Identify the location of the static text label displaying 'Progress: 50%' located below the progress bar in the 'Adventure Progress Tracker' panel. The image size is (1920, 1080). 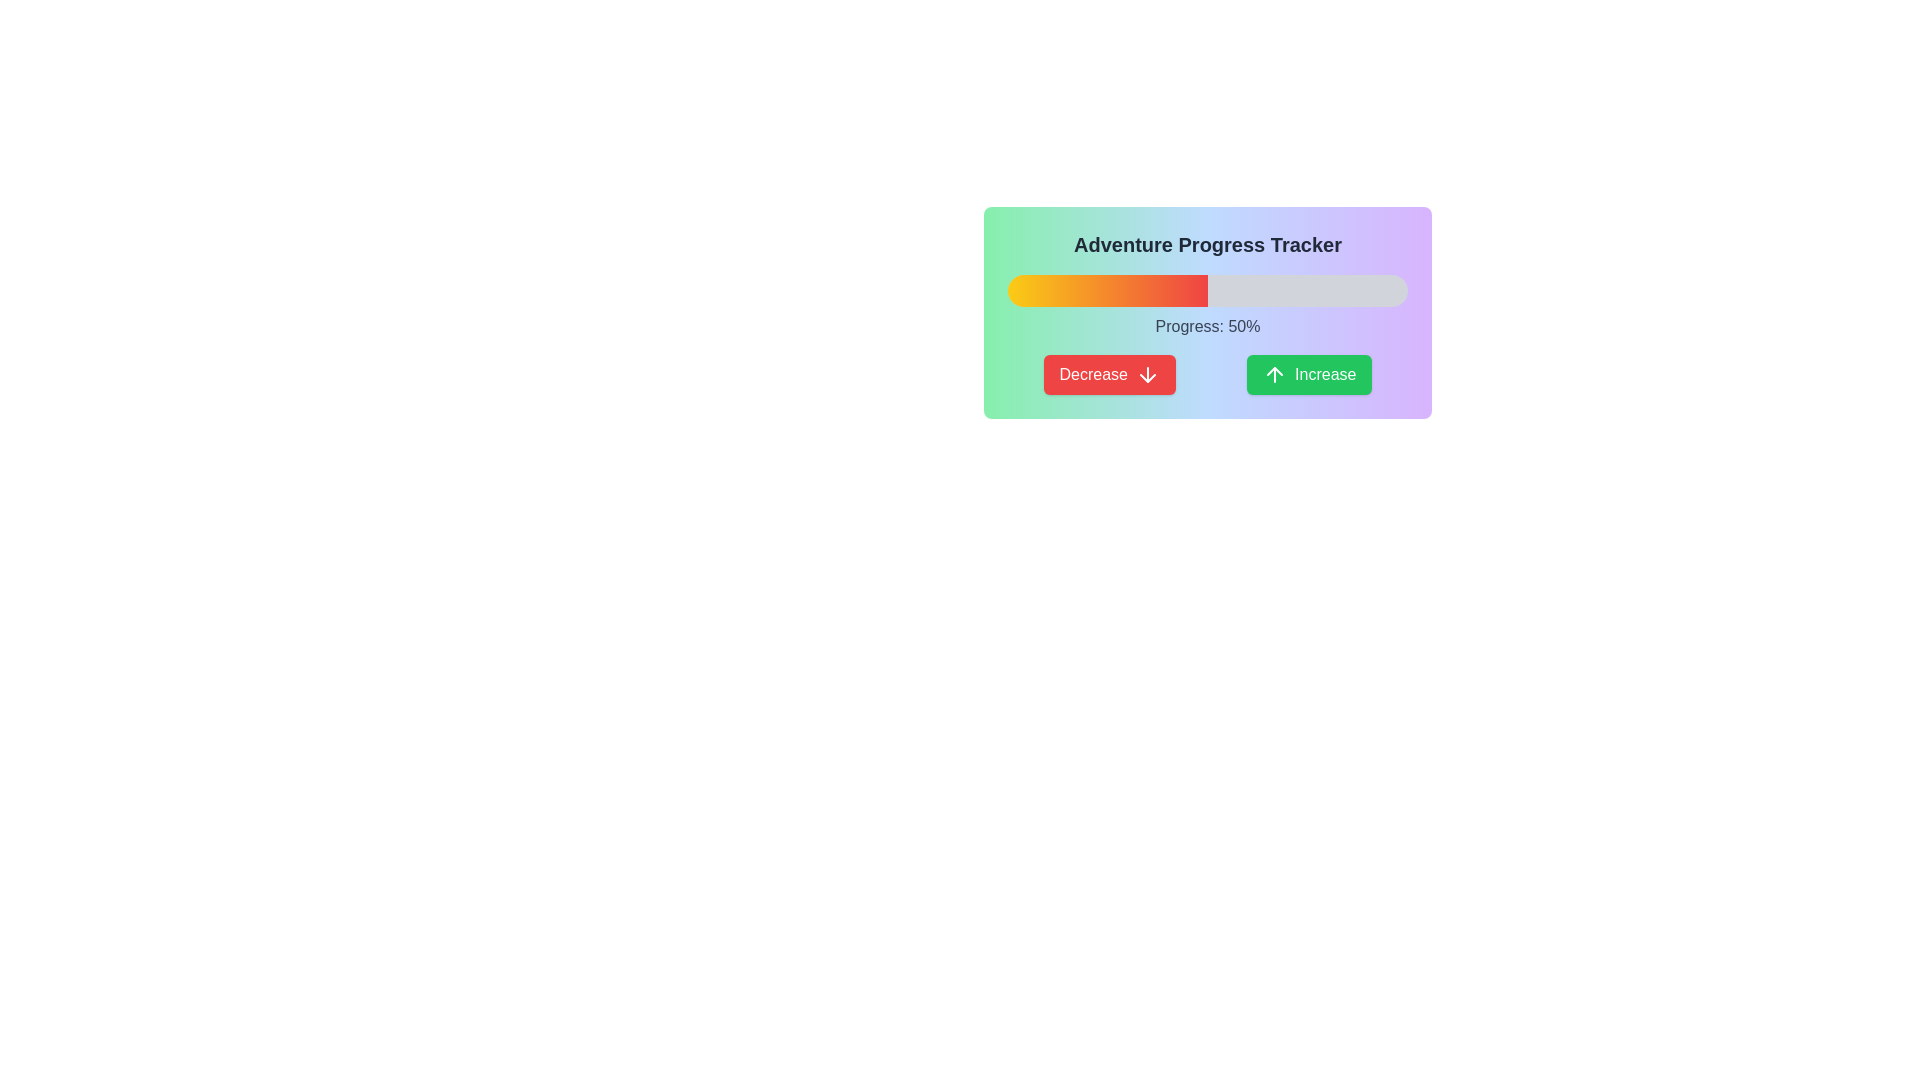
(1207, 326).